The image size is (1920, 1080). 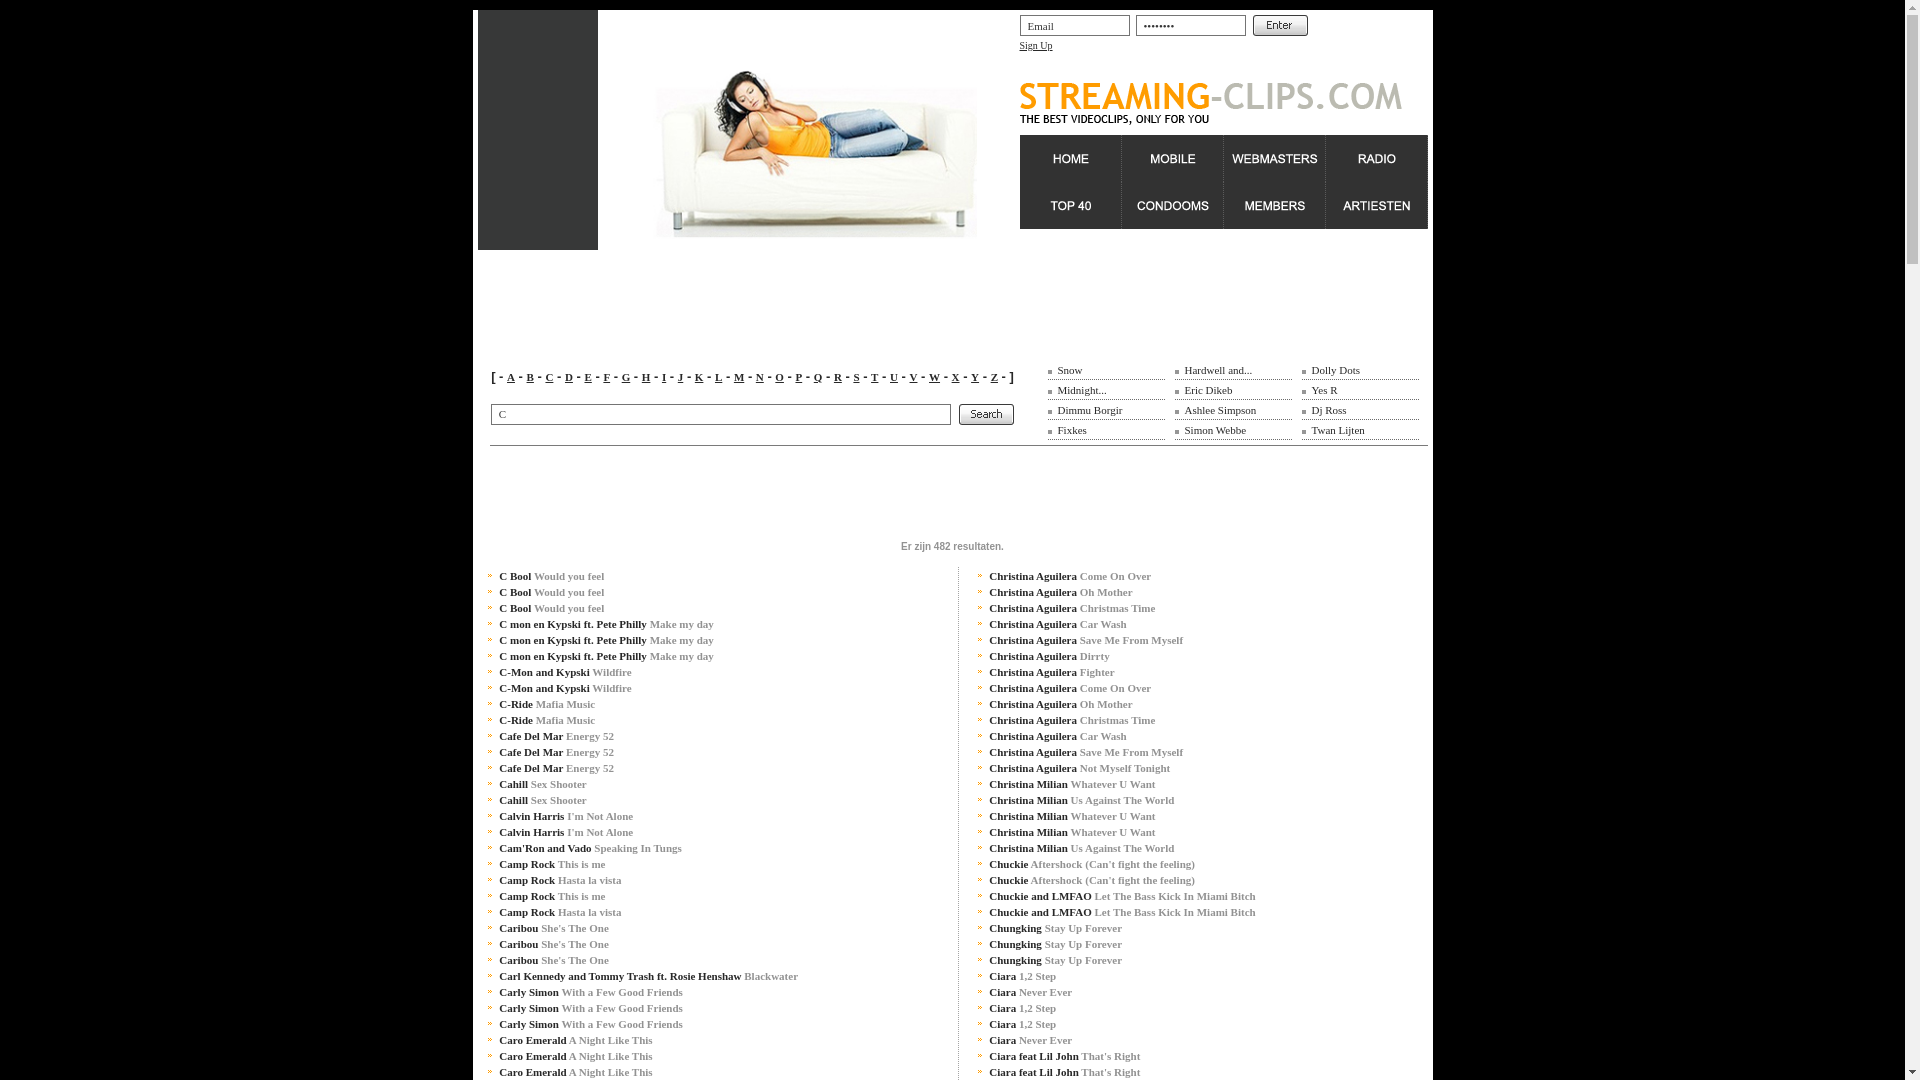 What do you see at coordinates (574, 1039) in the screenshot?
I see `'Caro Emerald A Night Like This'` at bounding box center [574, 1039].